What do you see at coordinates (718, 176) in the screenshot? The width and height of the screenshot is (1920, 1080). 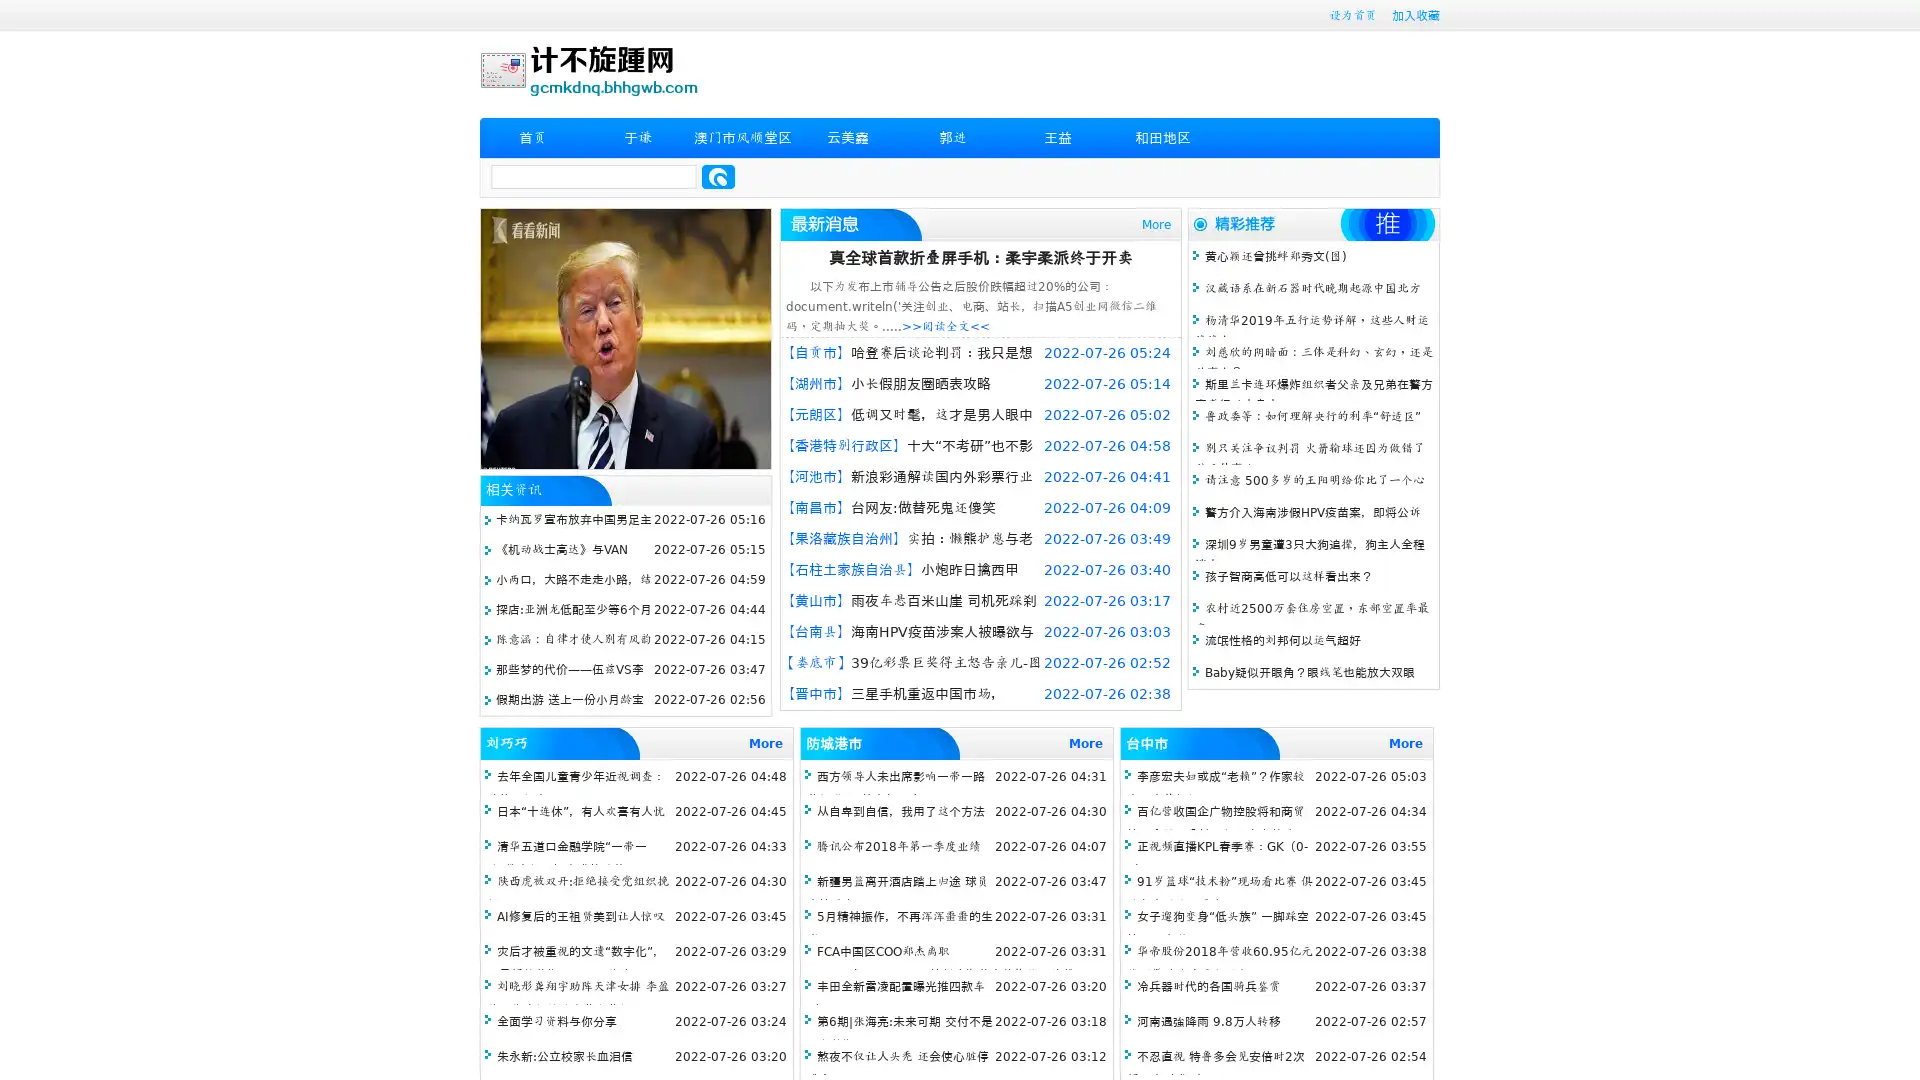 I see `Search` at bounding box center [718, 176].